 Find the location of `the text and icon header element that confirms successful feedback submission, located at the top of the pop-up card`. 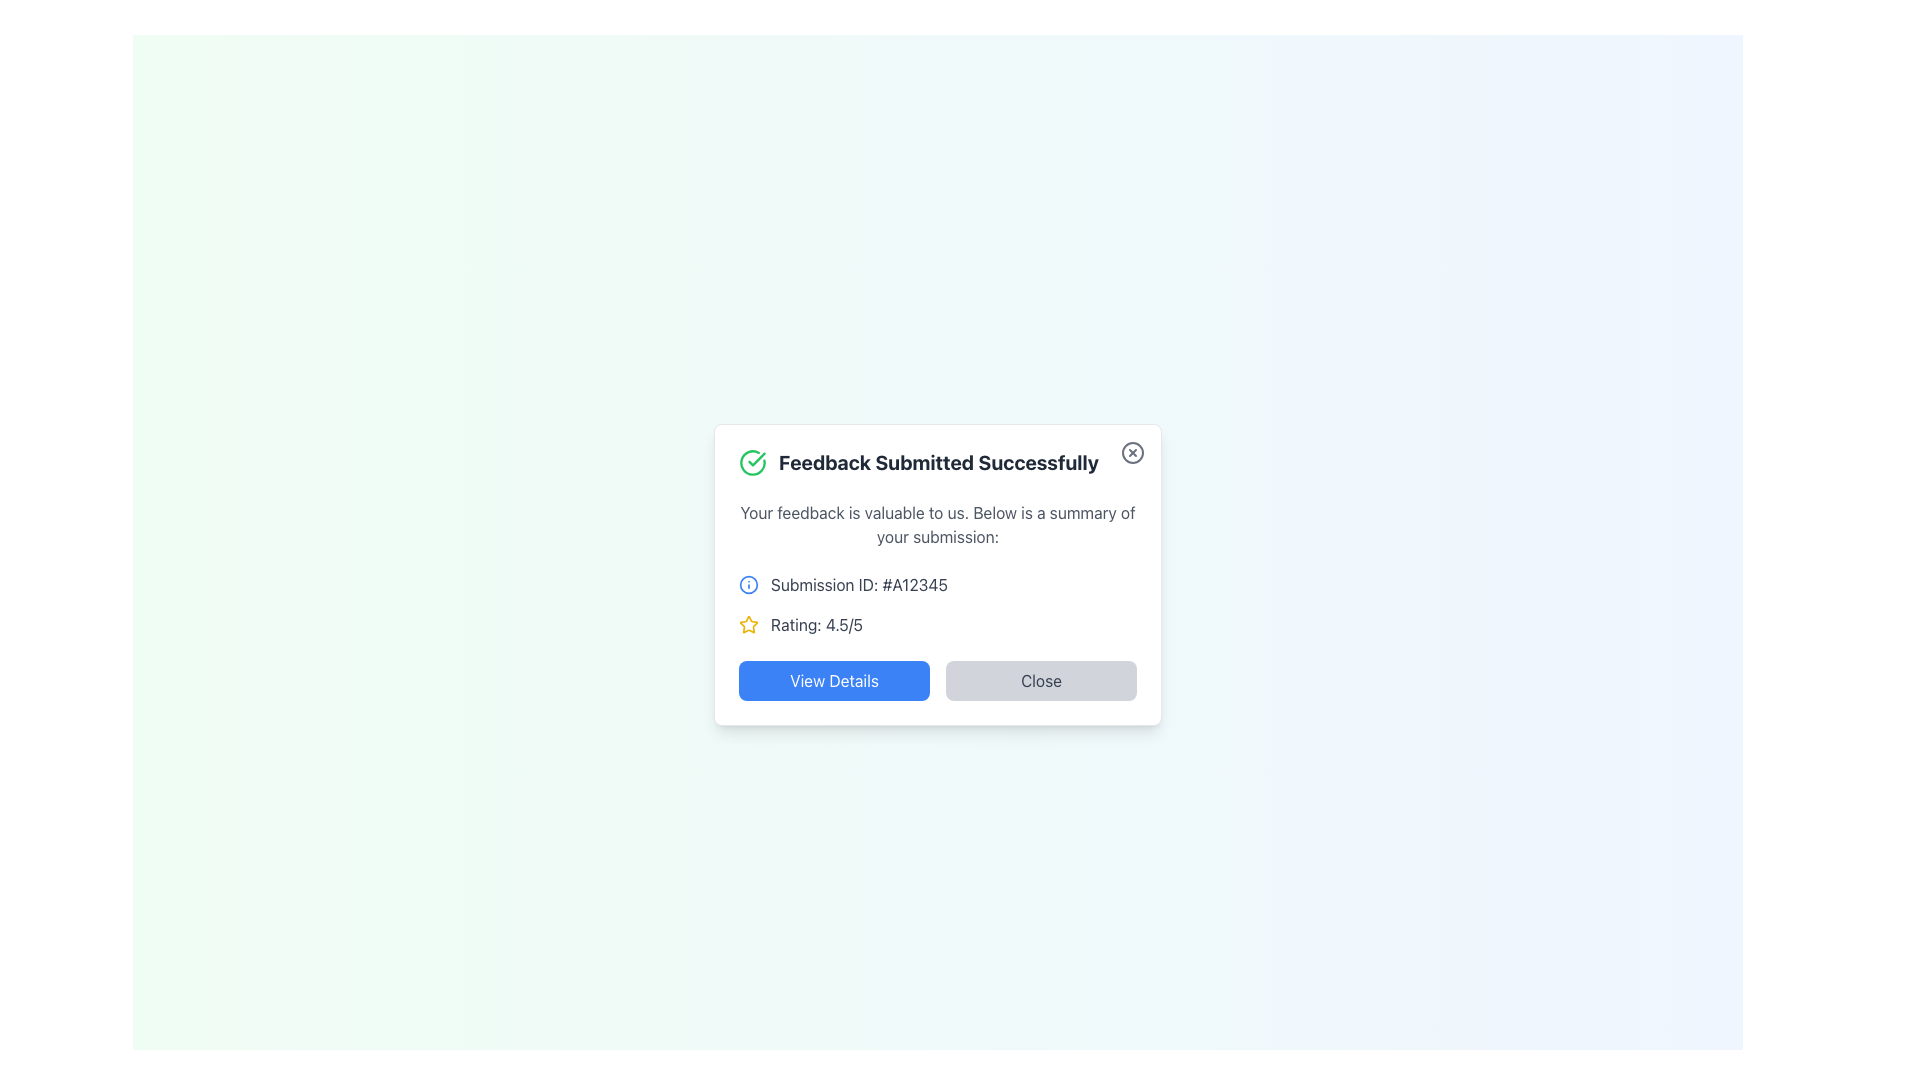

the text and icon header element that confirms successful feedback submission, located at the top of the pop-up card is located at coordinates (936, 462).